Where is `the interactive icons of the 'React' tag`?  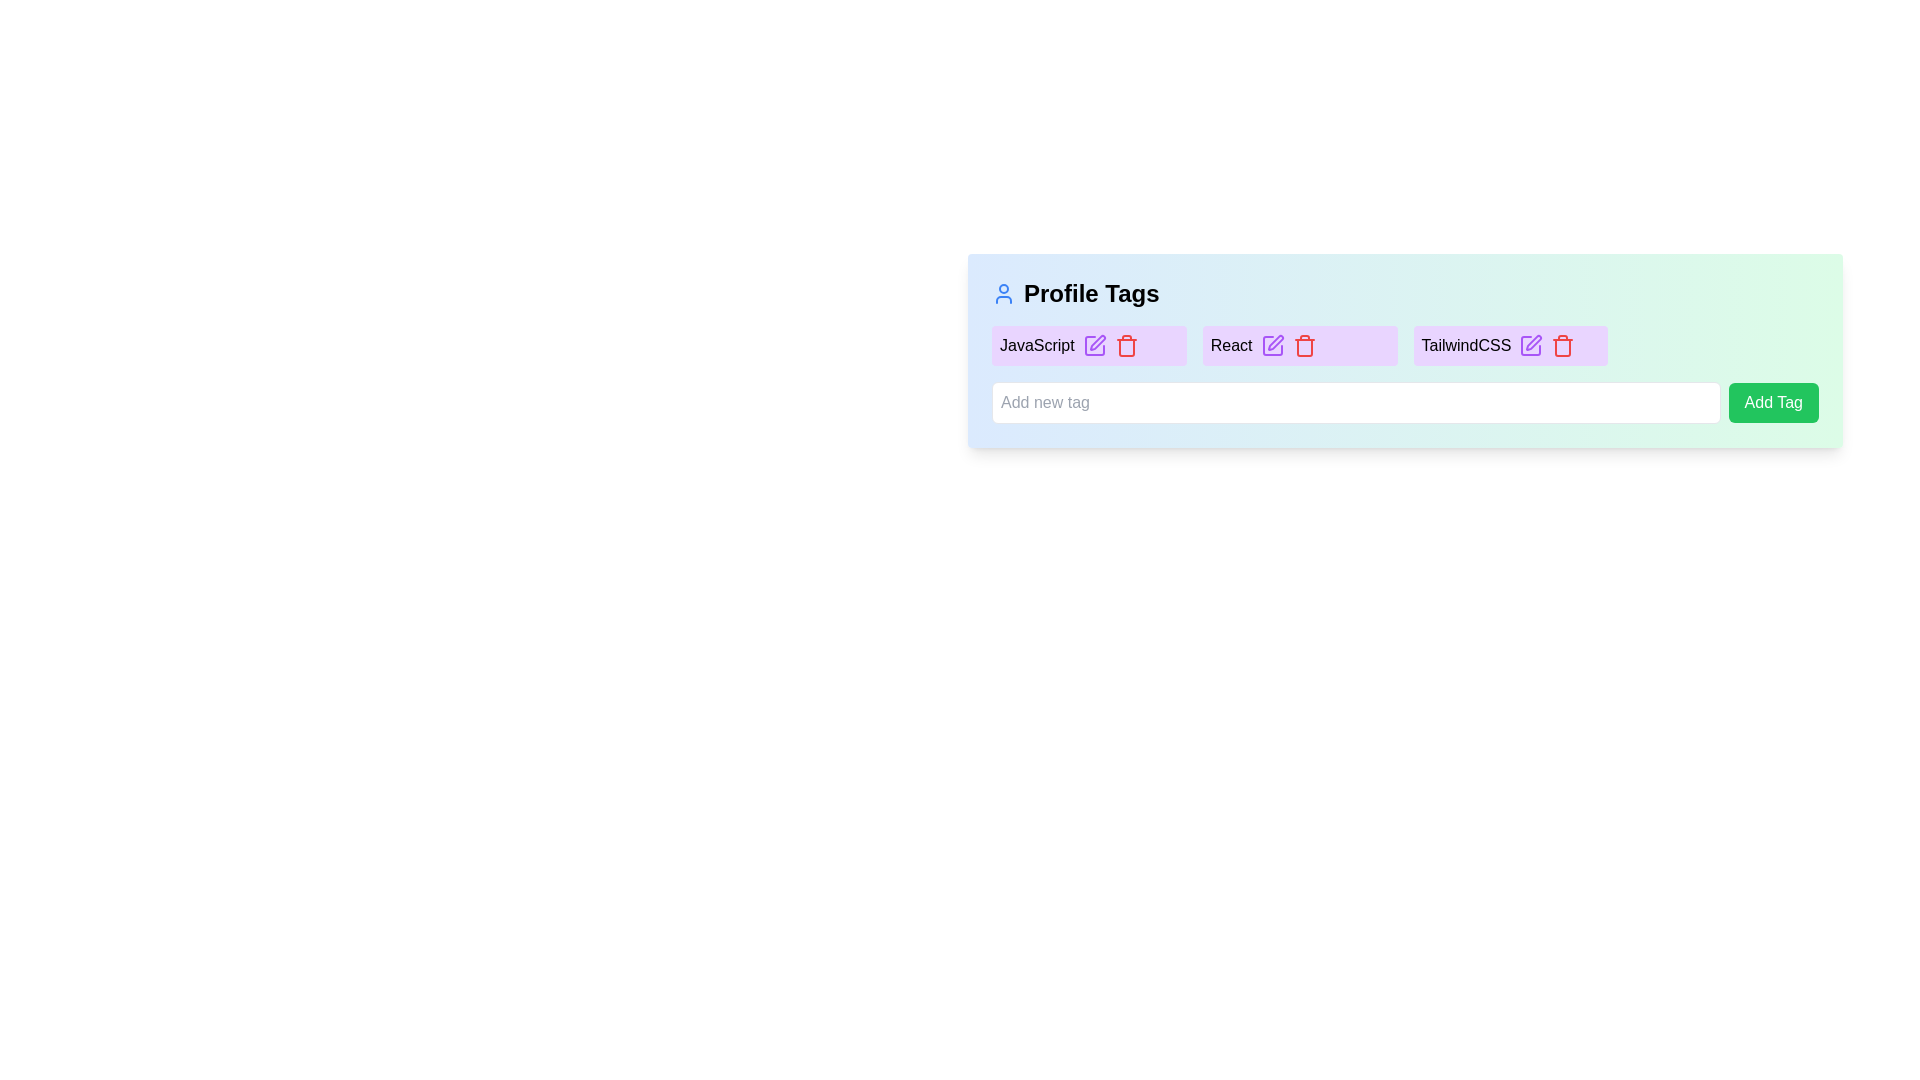 the interactive icons of the 'React' tag is located at coordinates (1300, 345).